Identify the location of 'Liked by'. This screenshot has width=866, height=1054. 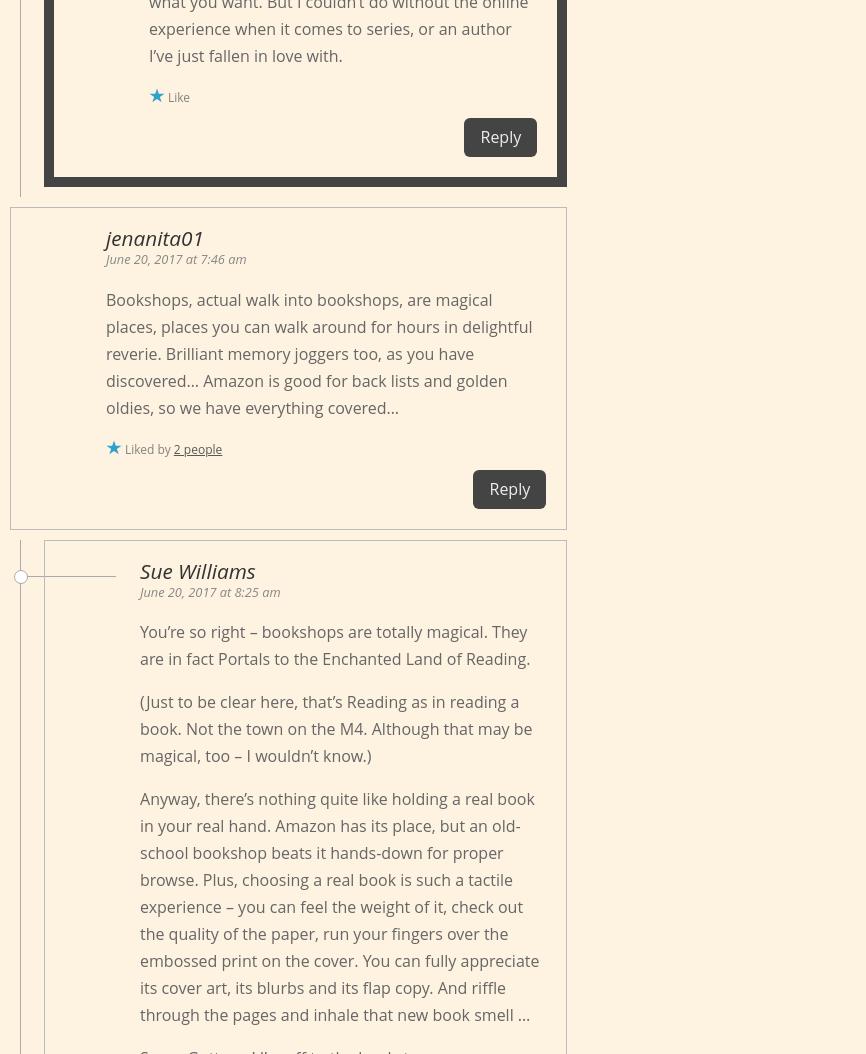
(149, 448).